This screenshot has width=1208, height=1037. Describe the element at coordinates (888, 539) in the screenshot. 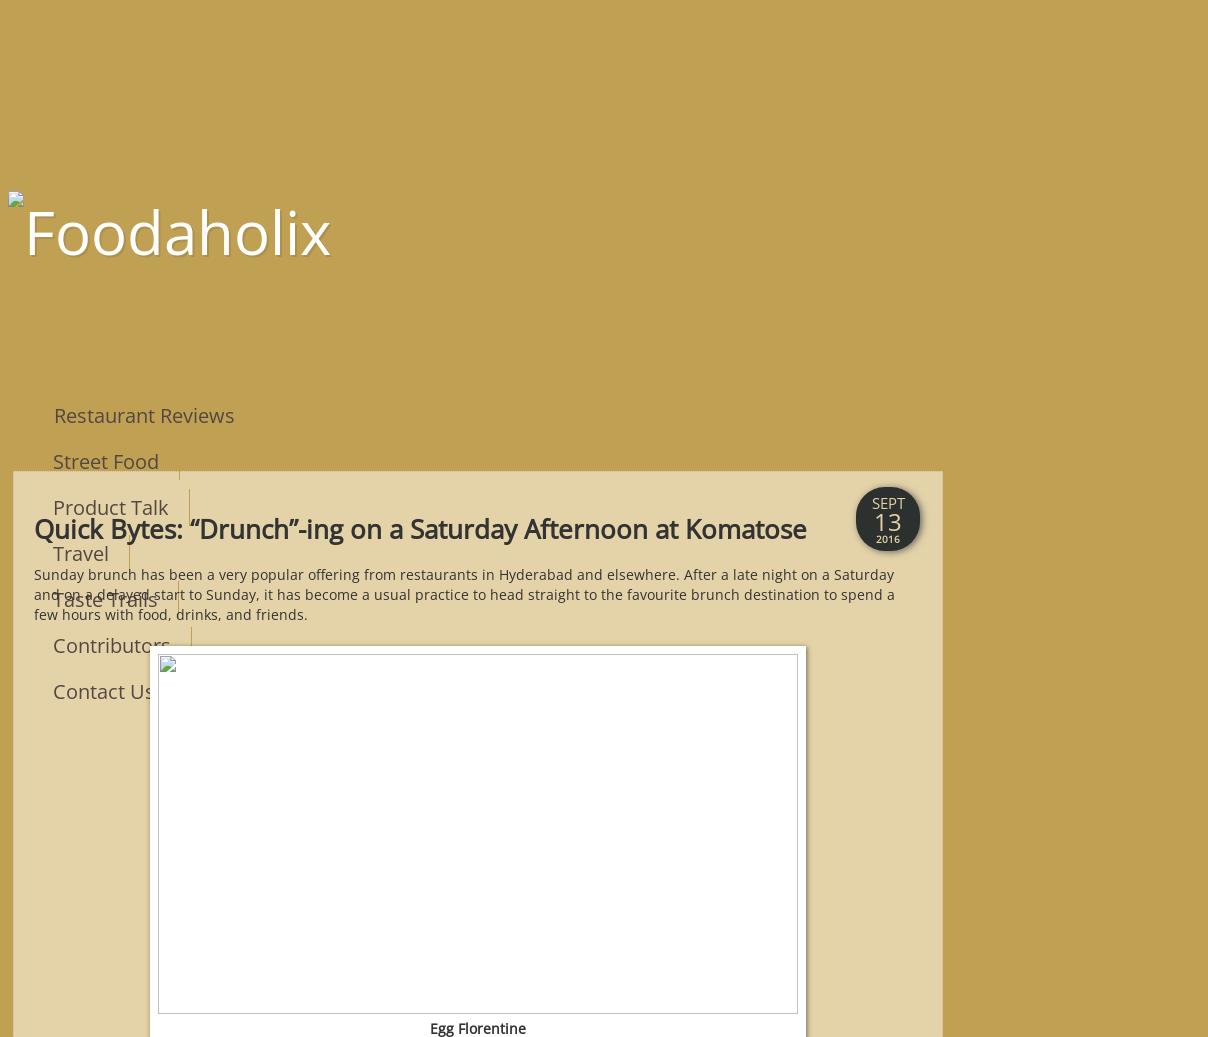

I see `'2016'` at that location.